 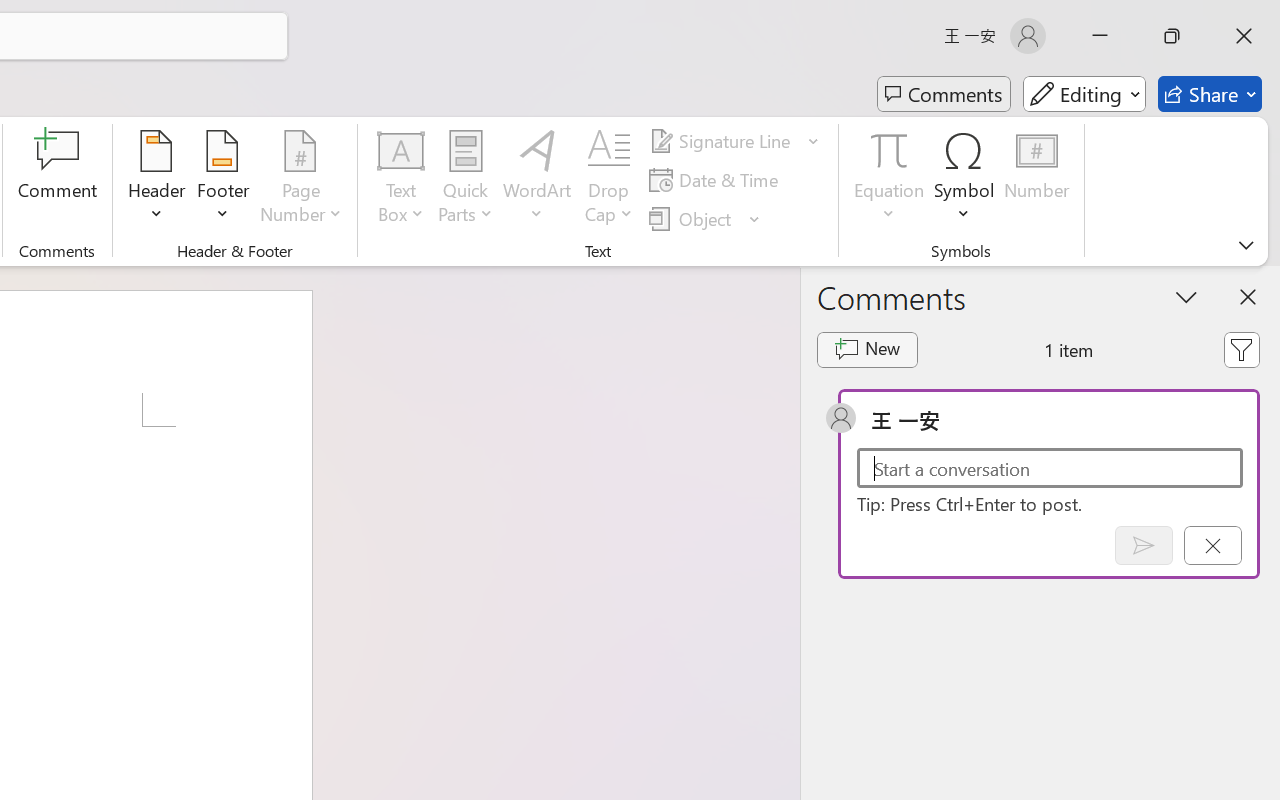 What do you see at coordinates (58, 179) in the screenshot?
I see `'Comment'` at bounding box center [58, 179].